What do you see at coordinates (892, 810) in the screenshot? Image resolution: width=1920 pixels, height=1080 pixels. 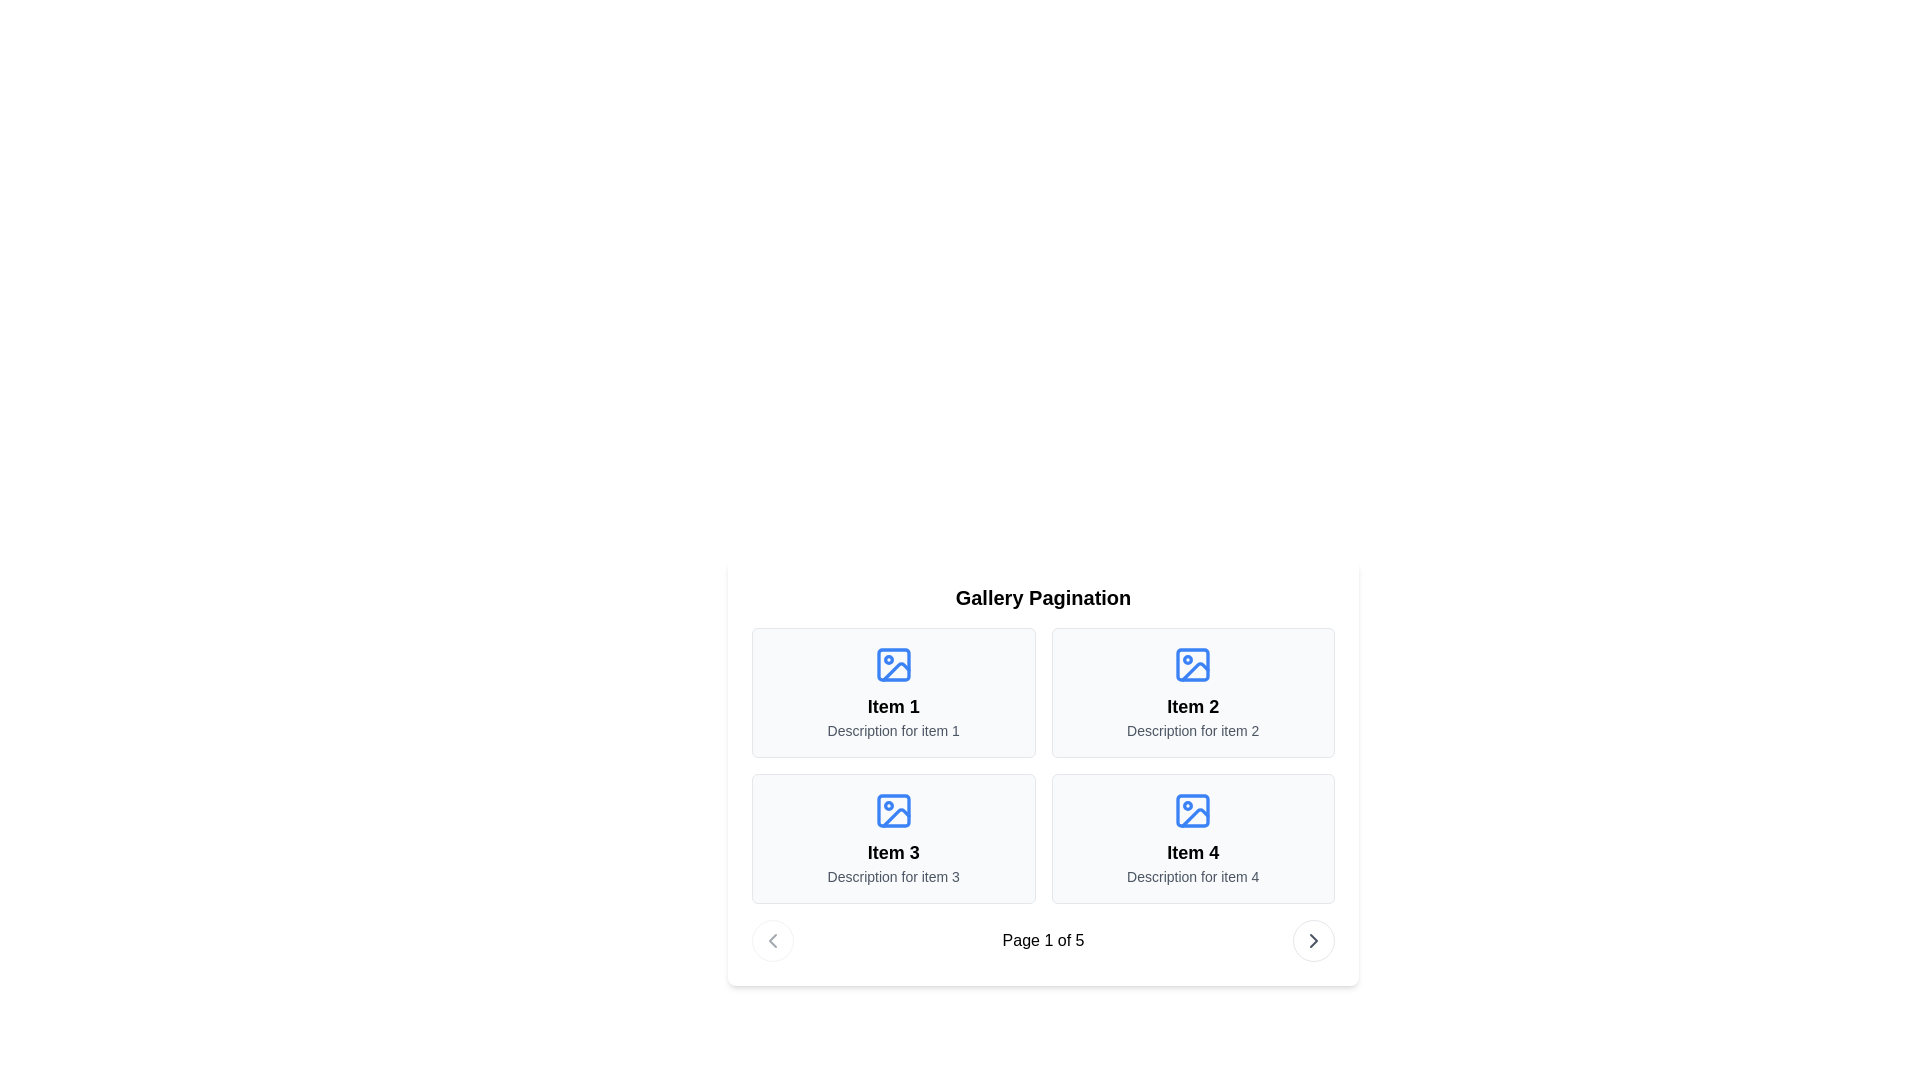 I see `the icon representing 'Item 3' located in the second row, first column of the grid layout` at bounding box center [892, 810].